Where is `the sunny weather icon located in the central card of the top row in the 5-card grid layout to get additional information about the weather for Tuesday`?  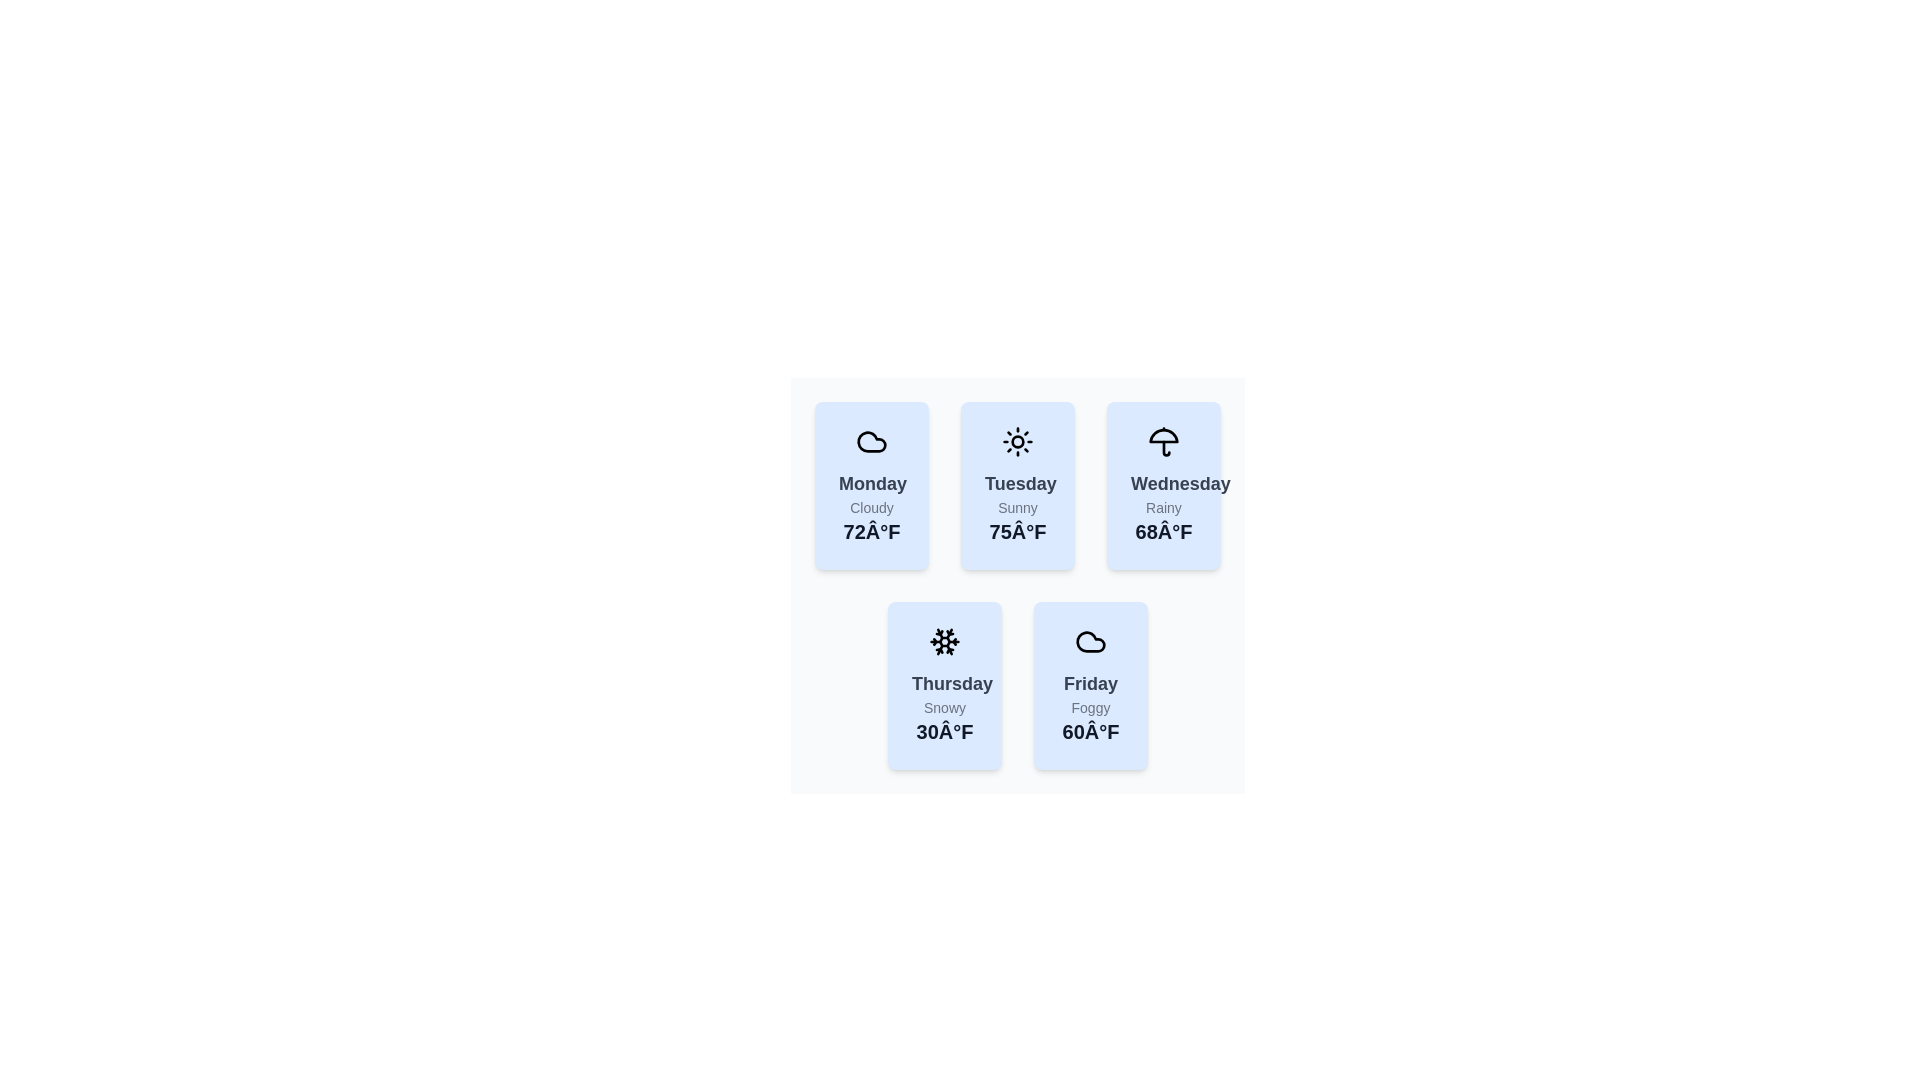 the sunny weather icon located in the central card of the top row in the 5-card grid layout to get additional information about the weather for Tuesday is located at coordinates (1017, 441).